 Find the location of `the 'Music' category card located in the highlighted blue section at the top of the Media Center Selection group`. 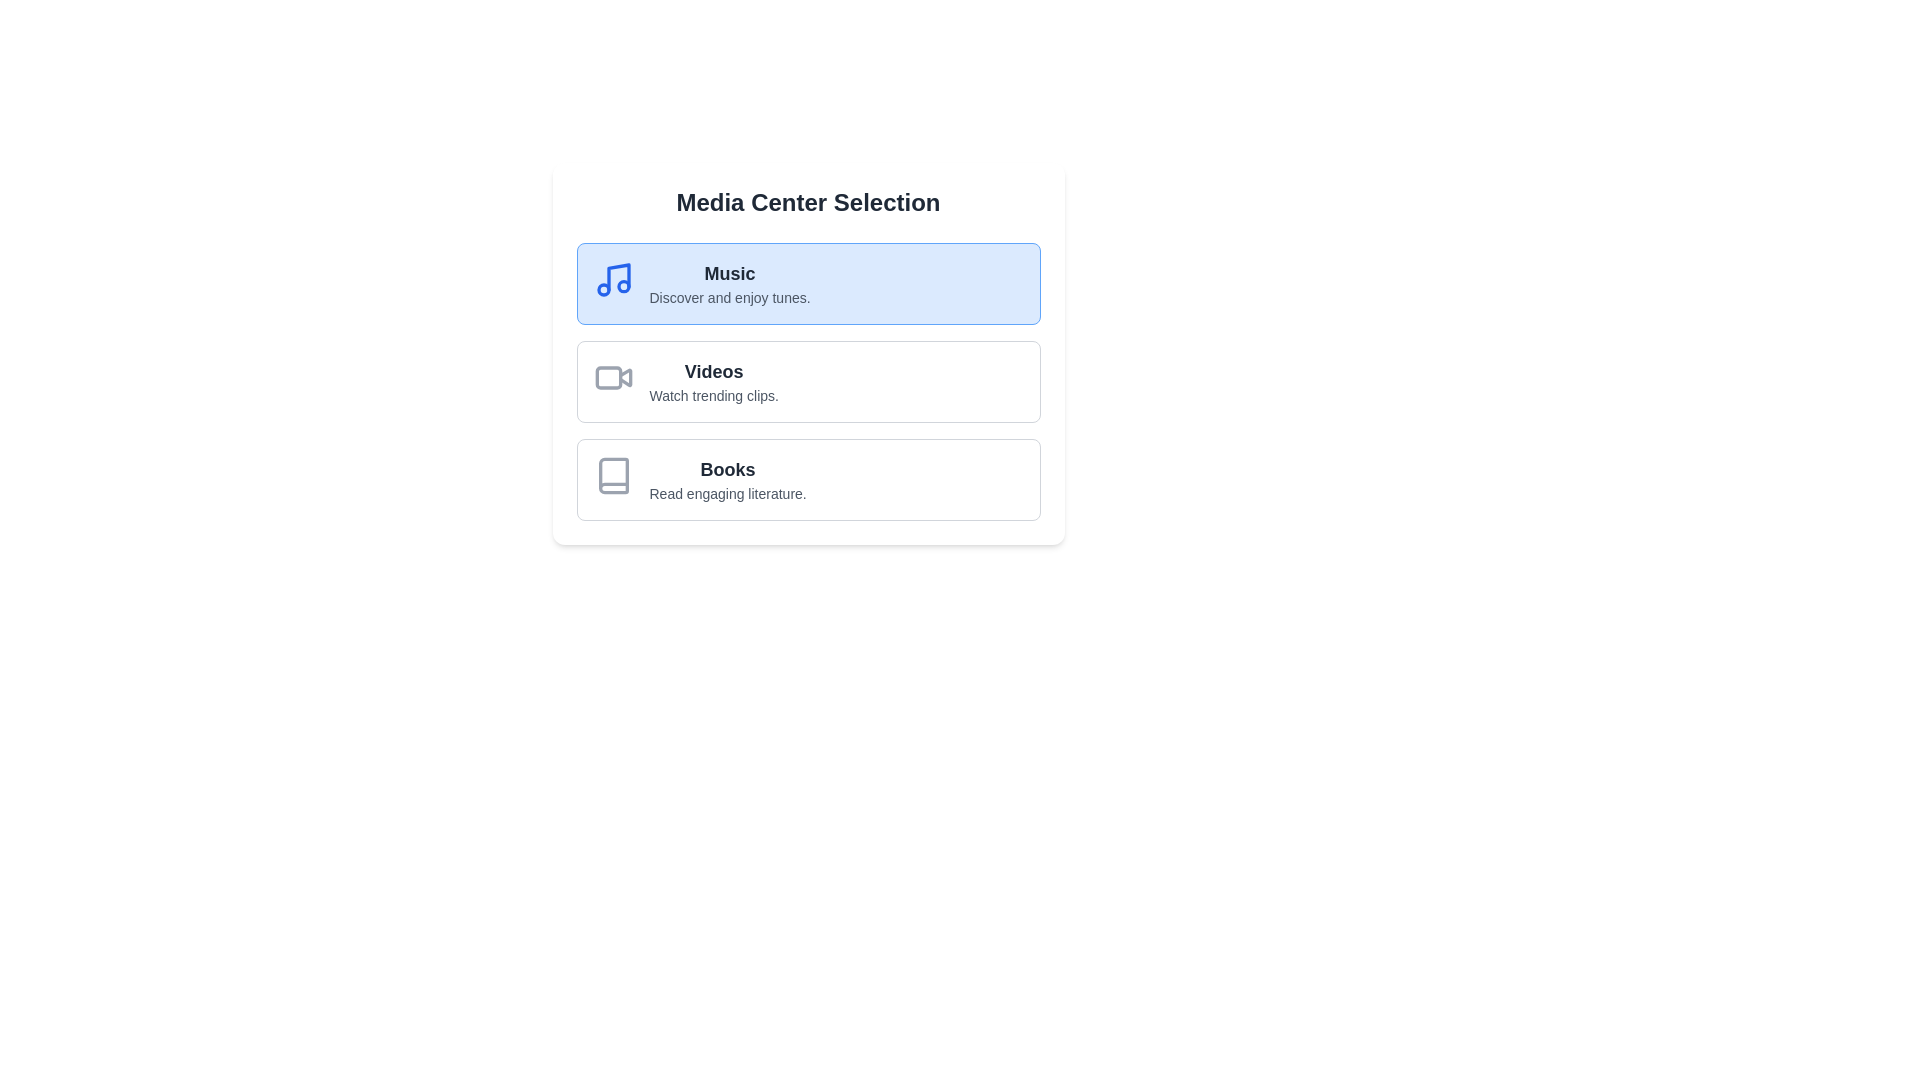

the 'Music' category card located in the highlighted blue section at the top of the Media Center Selection group is located at coordinates (728, 284).